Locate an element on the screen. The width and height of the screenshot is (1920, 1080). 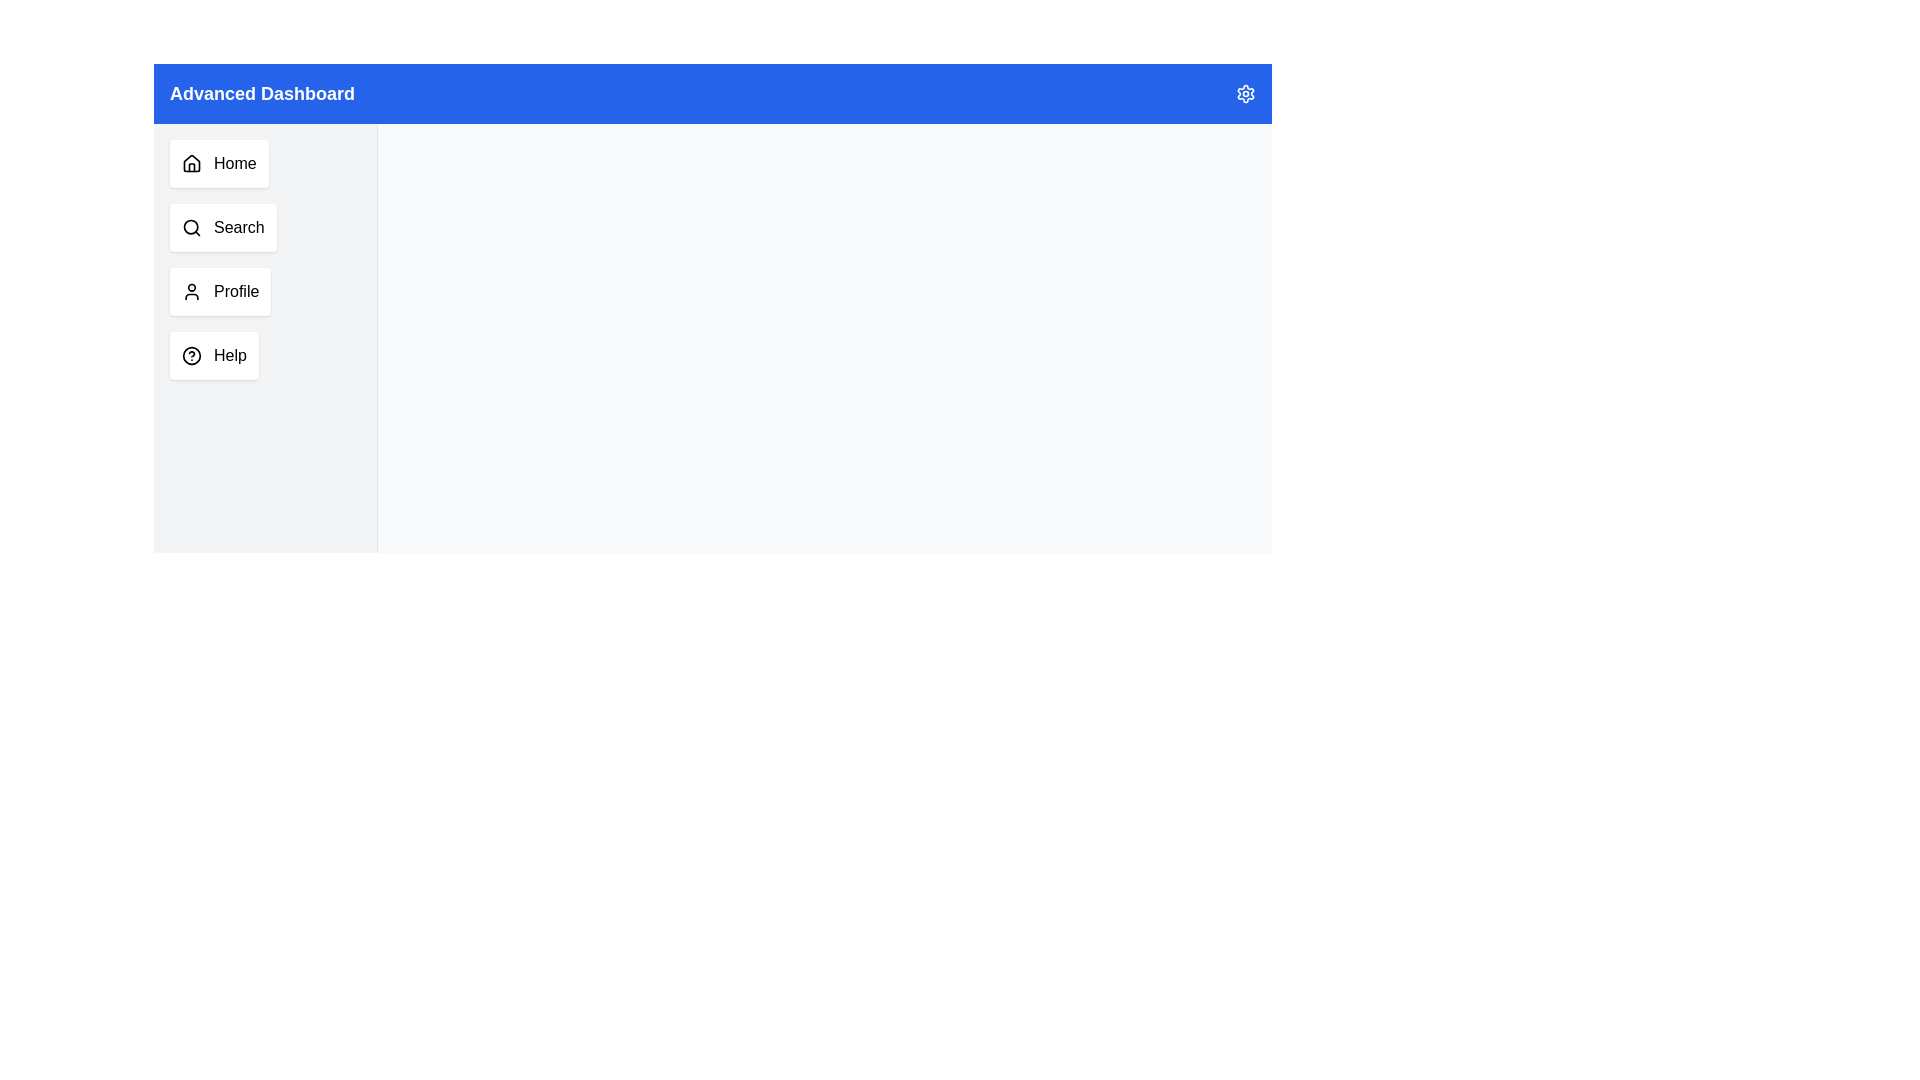
the circle element with a black outline and transparent fill, which is the inner detail of the magnifying glass symbol in the sidebar menu of the Advanced Dashboard is located at coordinates (191, 226).